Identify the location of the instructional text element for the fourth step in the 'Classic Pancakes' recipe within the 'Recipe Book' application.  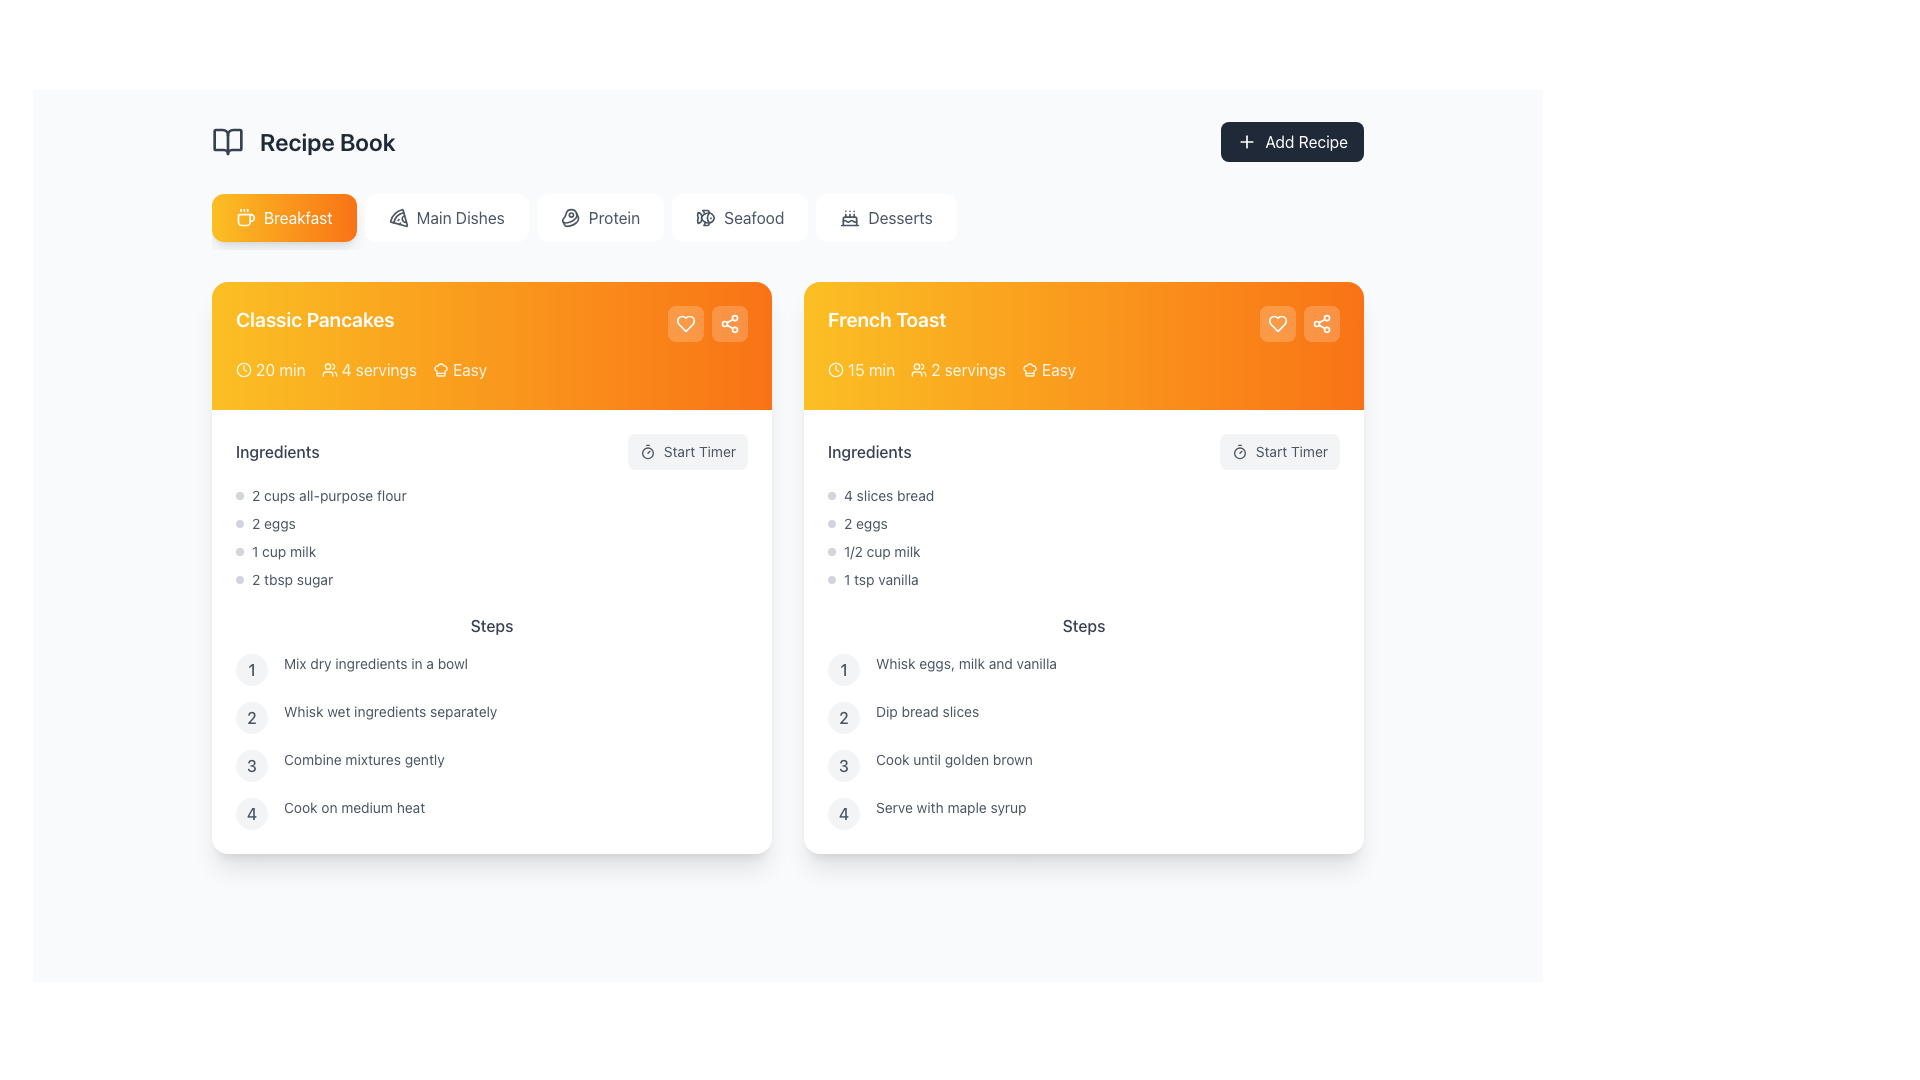
(354, 813).